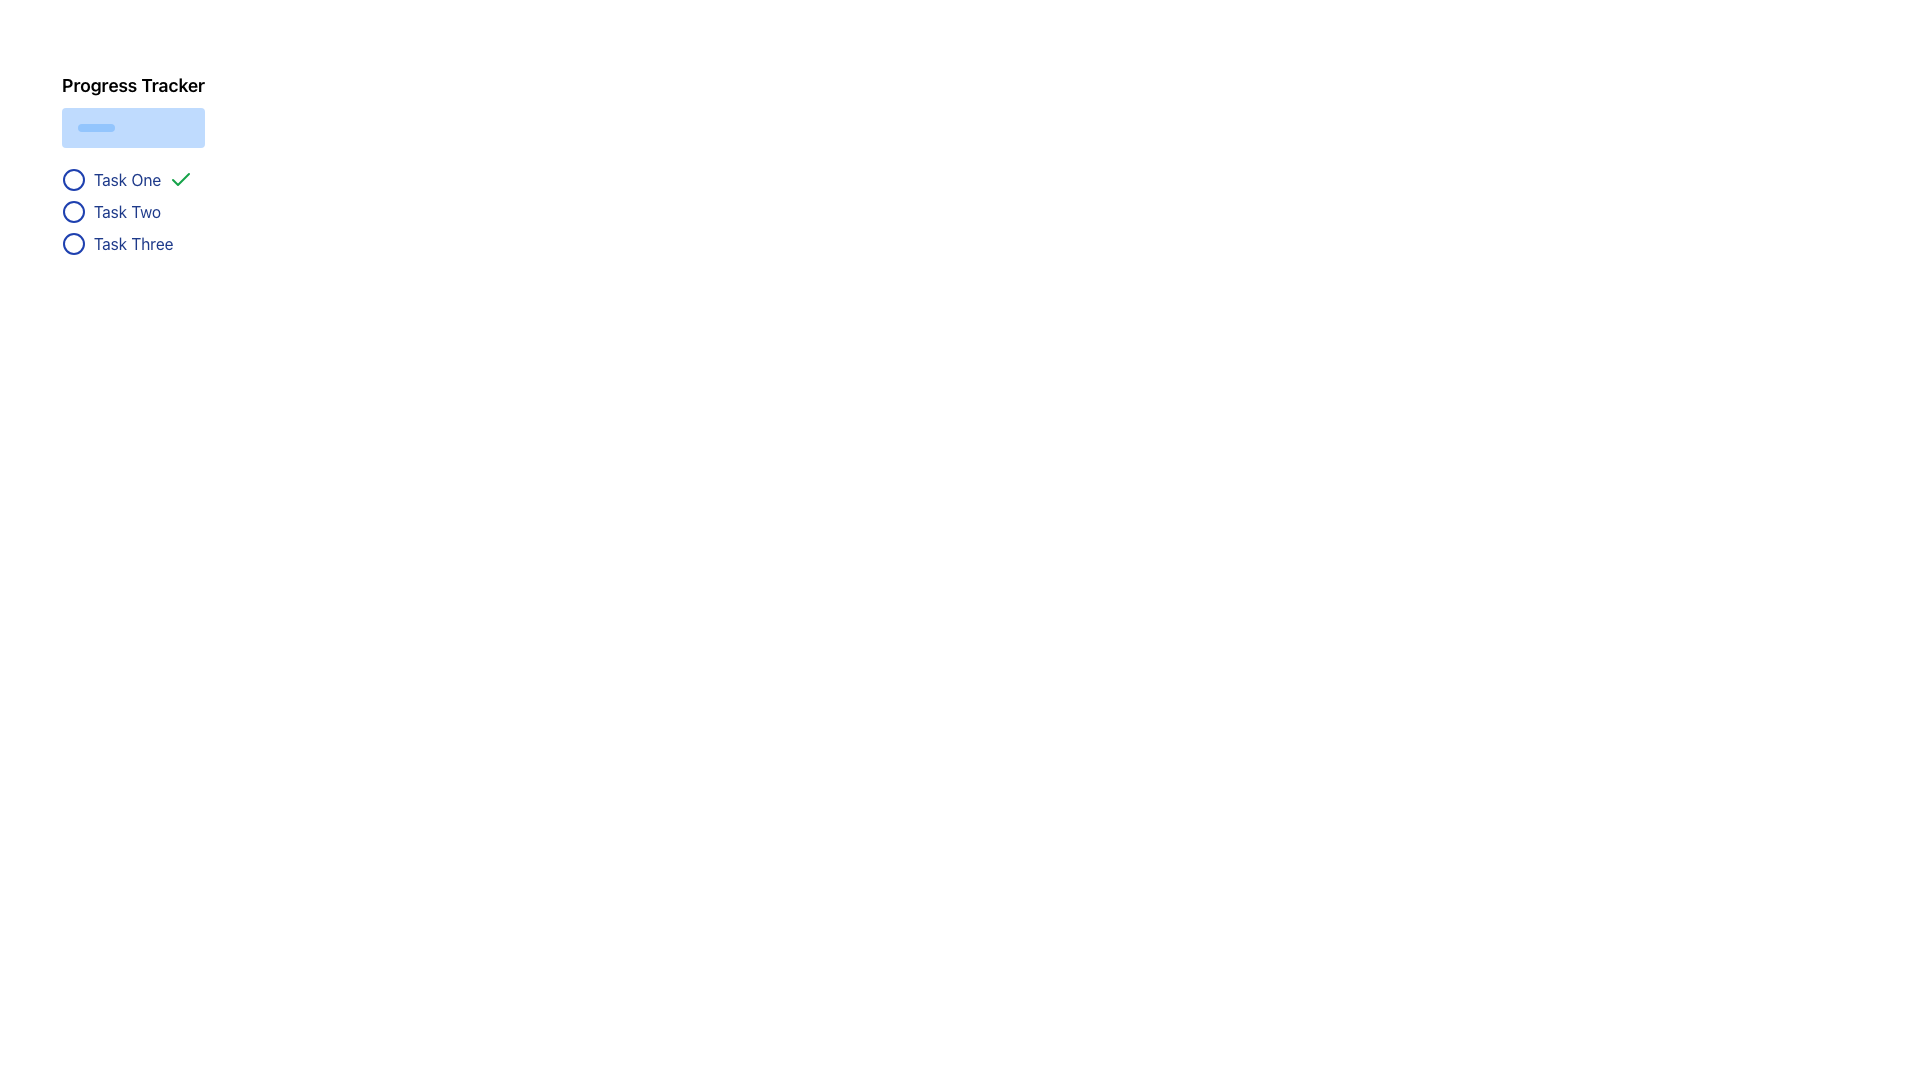 This screenshot has height=1080, width=1920. Describe the element at coordinates (132, 242) in the screenshot. I see `the text label reading 'Task Three' styled in blue, which is the third item in the list of tasks under 'Progress Tracker'` at that location.